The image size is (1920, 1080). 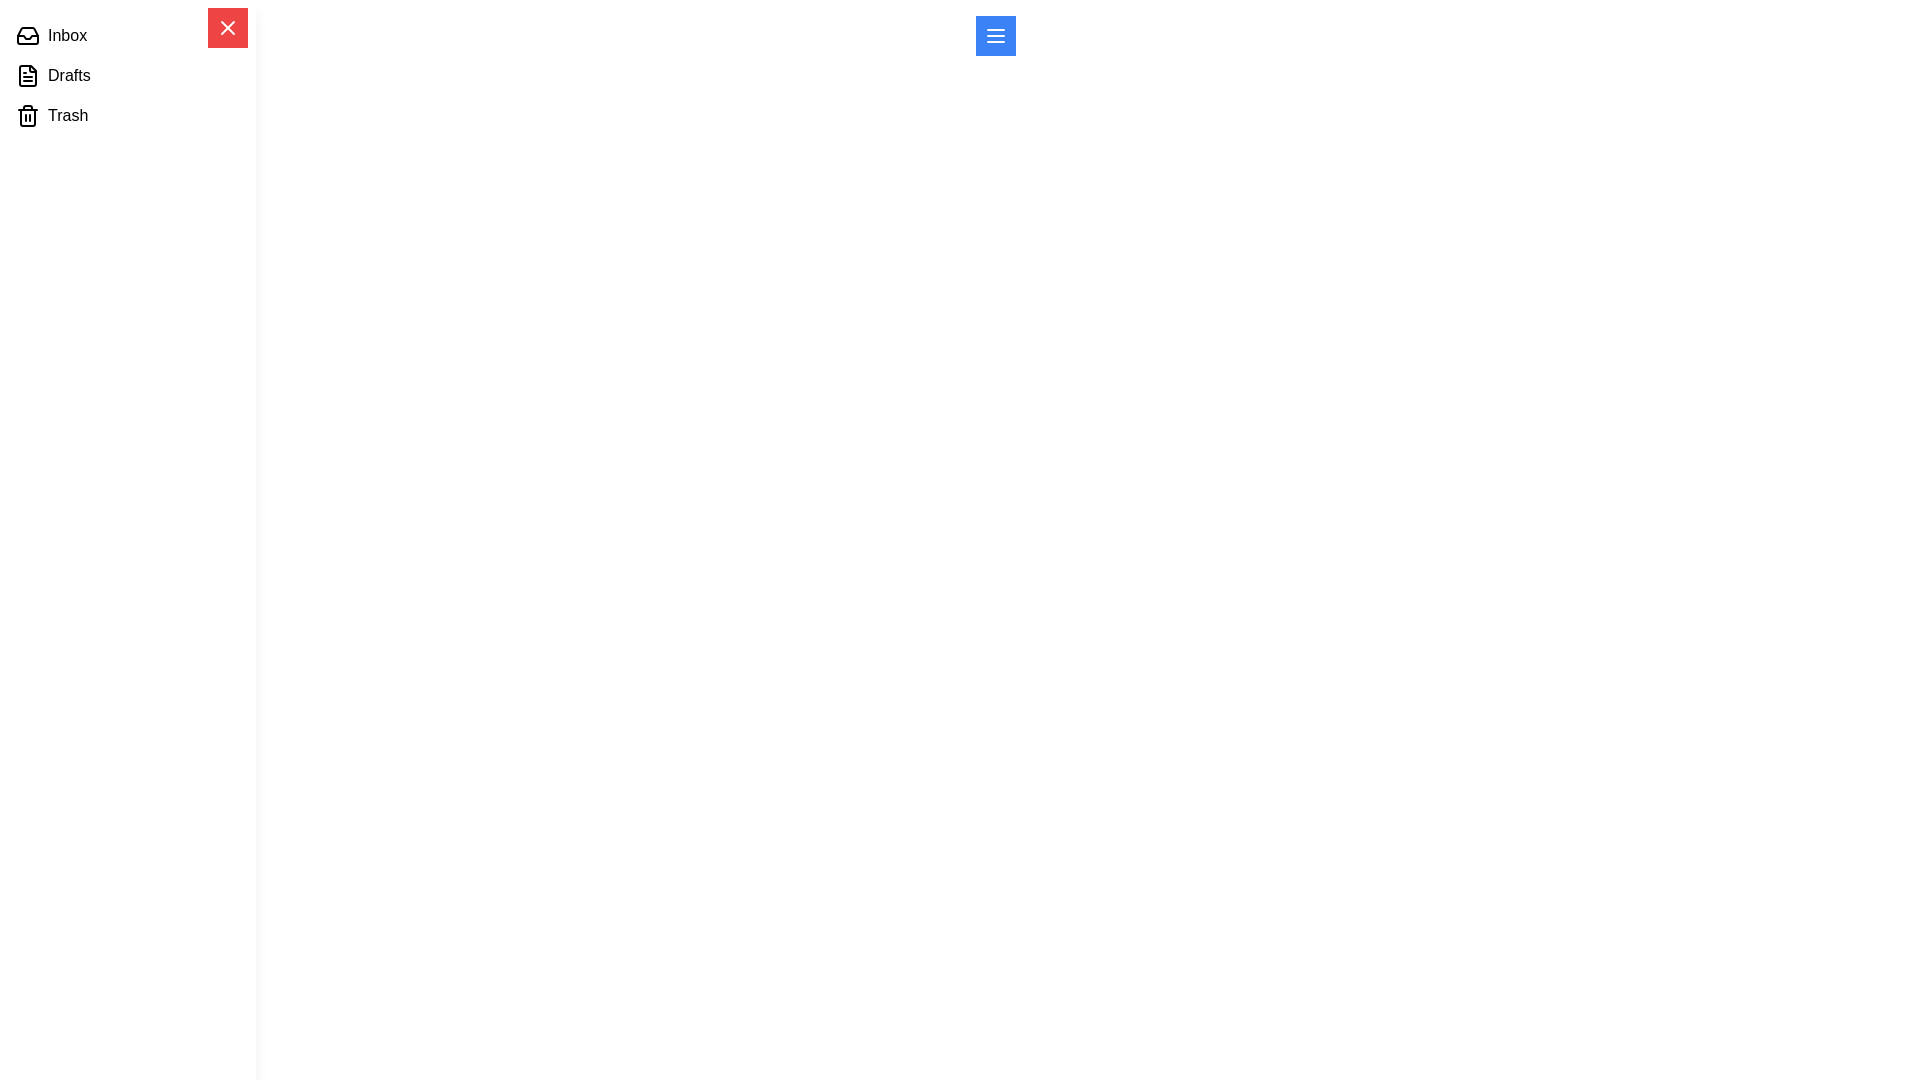 I want to click on the menu item labeled Drafts, so click(x=127, y=75).